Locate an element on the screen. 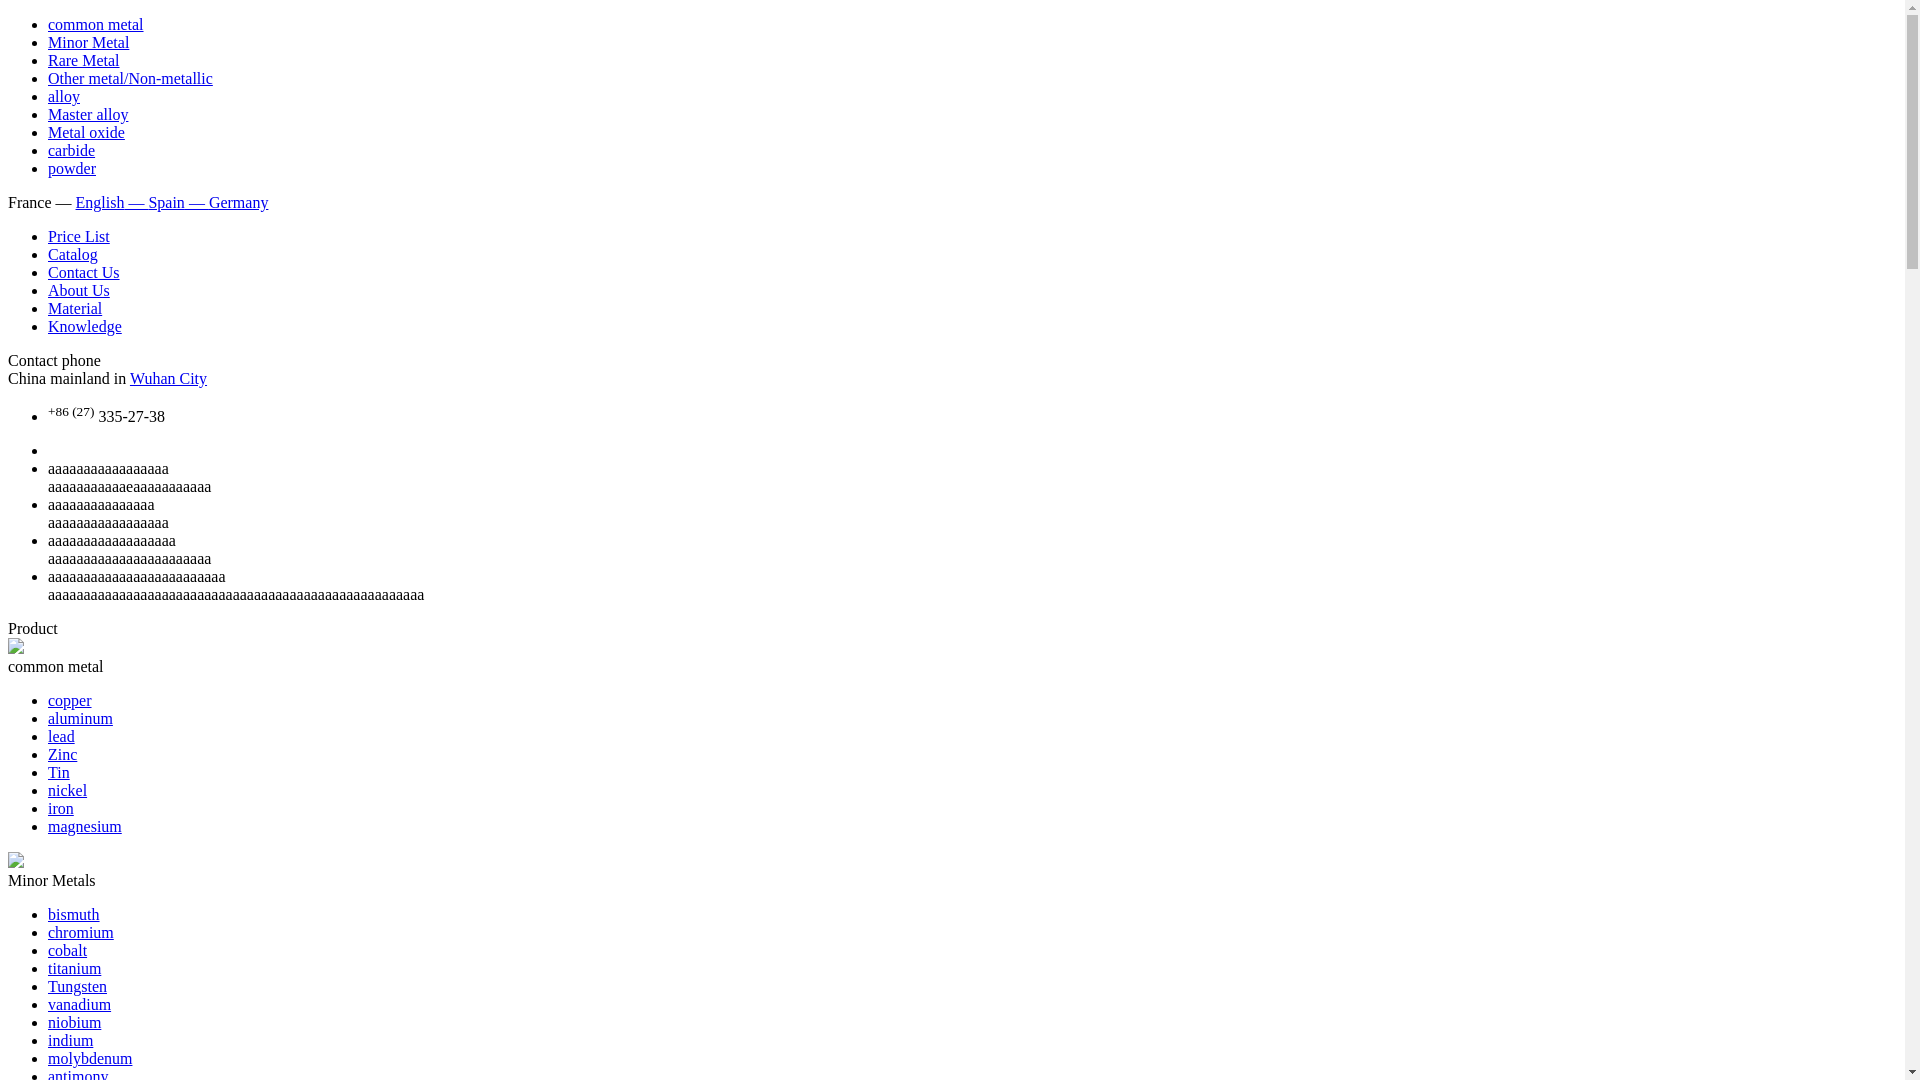 The height and width of the screenshot is (1080, 1920). 'Knowledge' is located at coordinates (48, 325).